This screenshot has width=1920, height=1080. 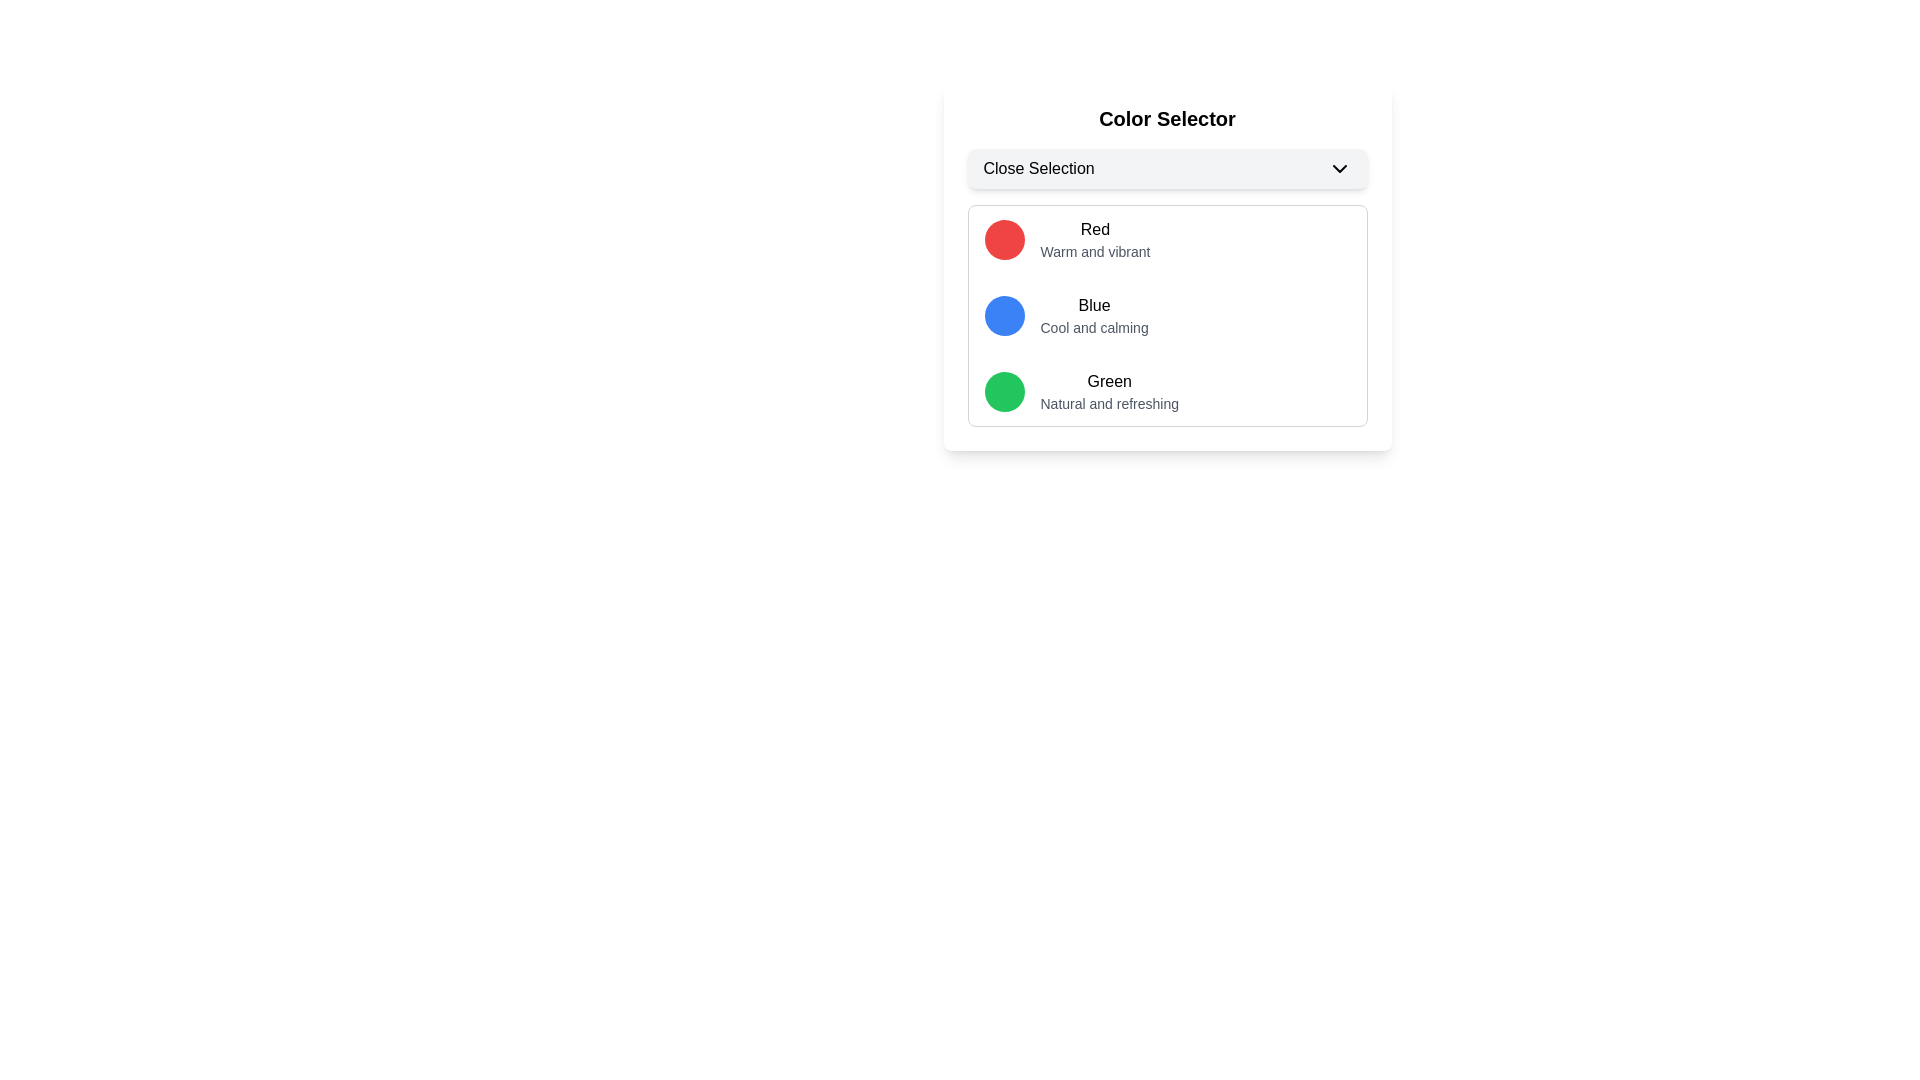 What do you see at coordinates (1108, 381) in the screenshot?
I see `the text label representing the color green, located in the third item of the color selection list in the pop-up interface, to trigger tooltips or highlights` at bounding box center [1108, 381].